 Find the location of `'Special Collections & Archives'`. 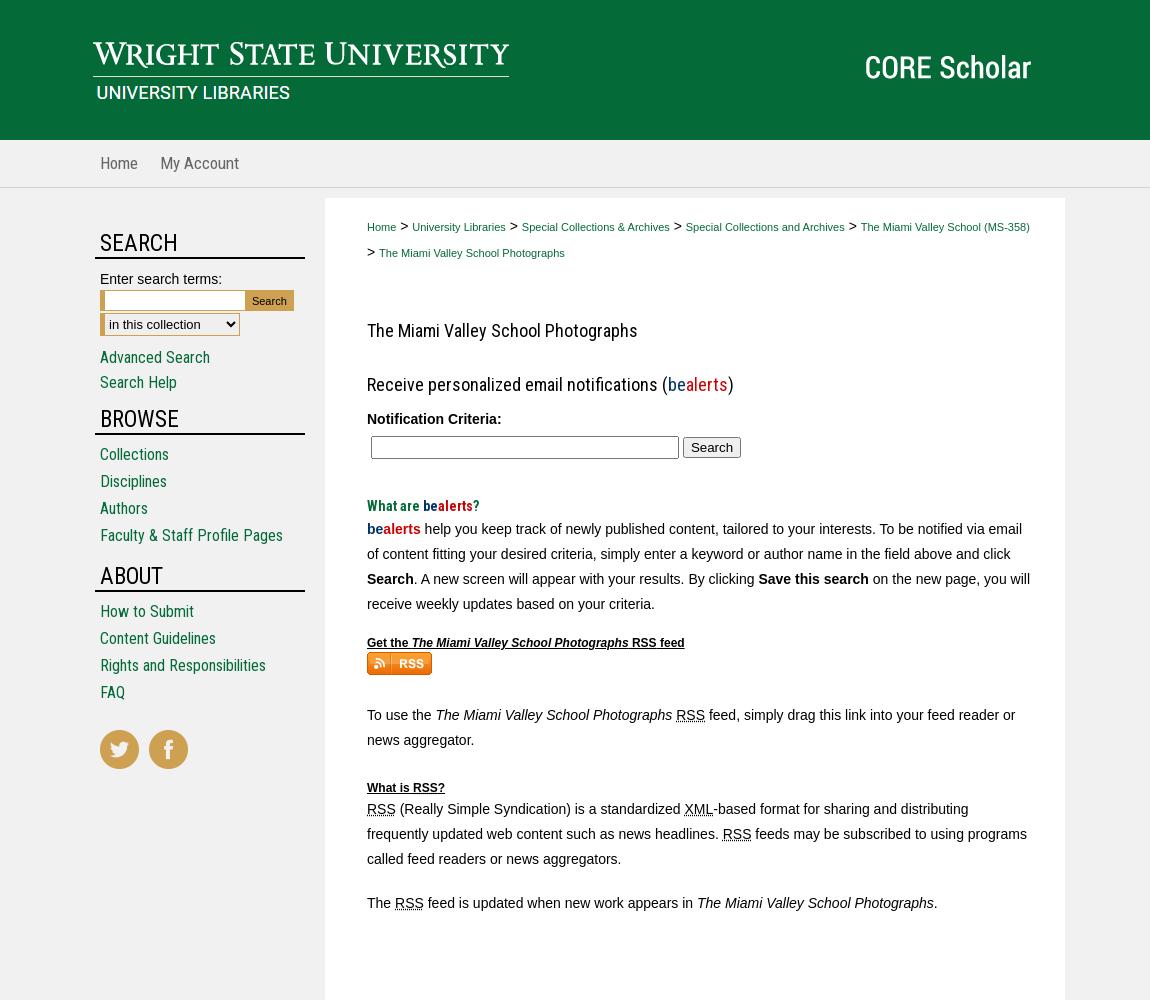

'Special Collections & Archives' is located at coordinates (594, 226).